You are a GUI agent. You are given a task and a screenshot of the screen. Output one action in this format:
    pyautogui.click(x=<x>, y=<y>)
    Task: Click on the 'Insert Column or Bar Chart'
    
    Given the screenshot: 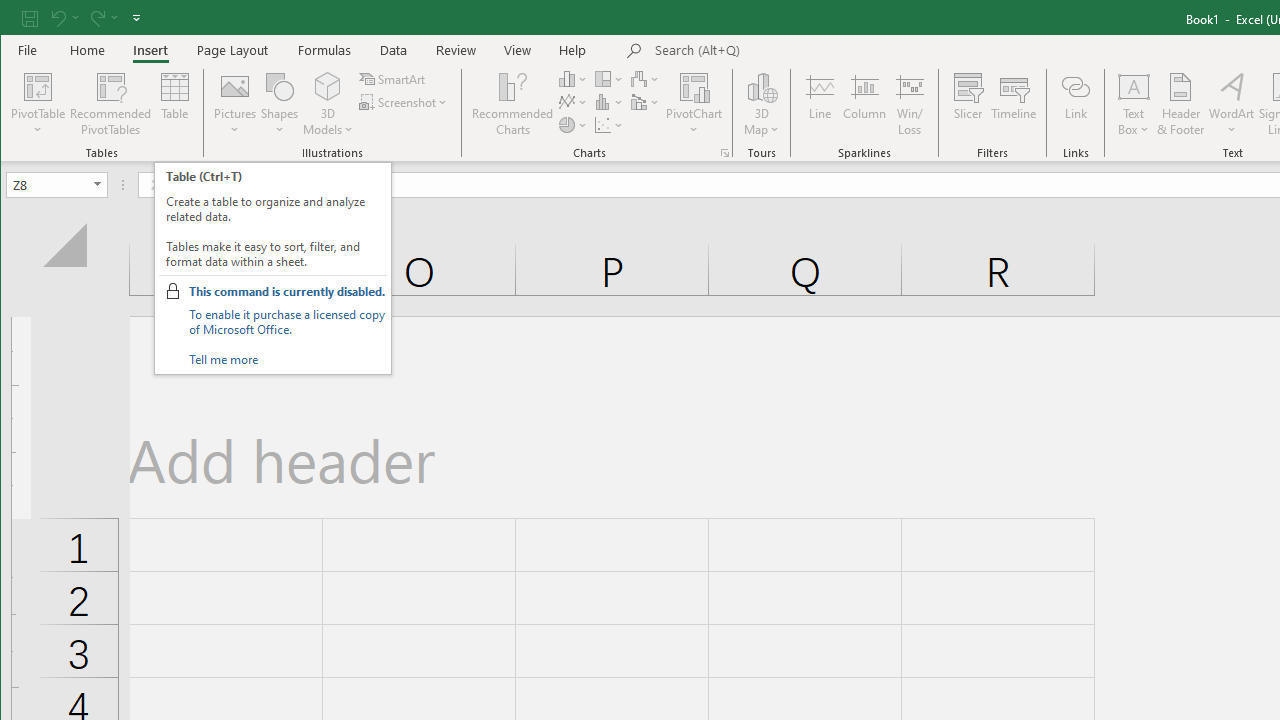 What is the action you would take?
    pyautogui.click(x=572, y=78)
    